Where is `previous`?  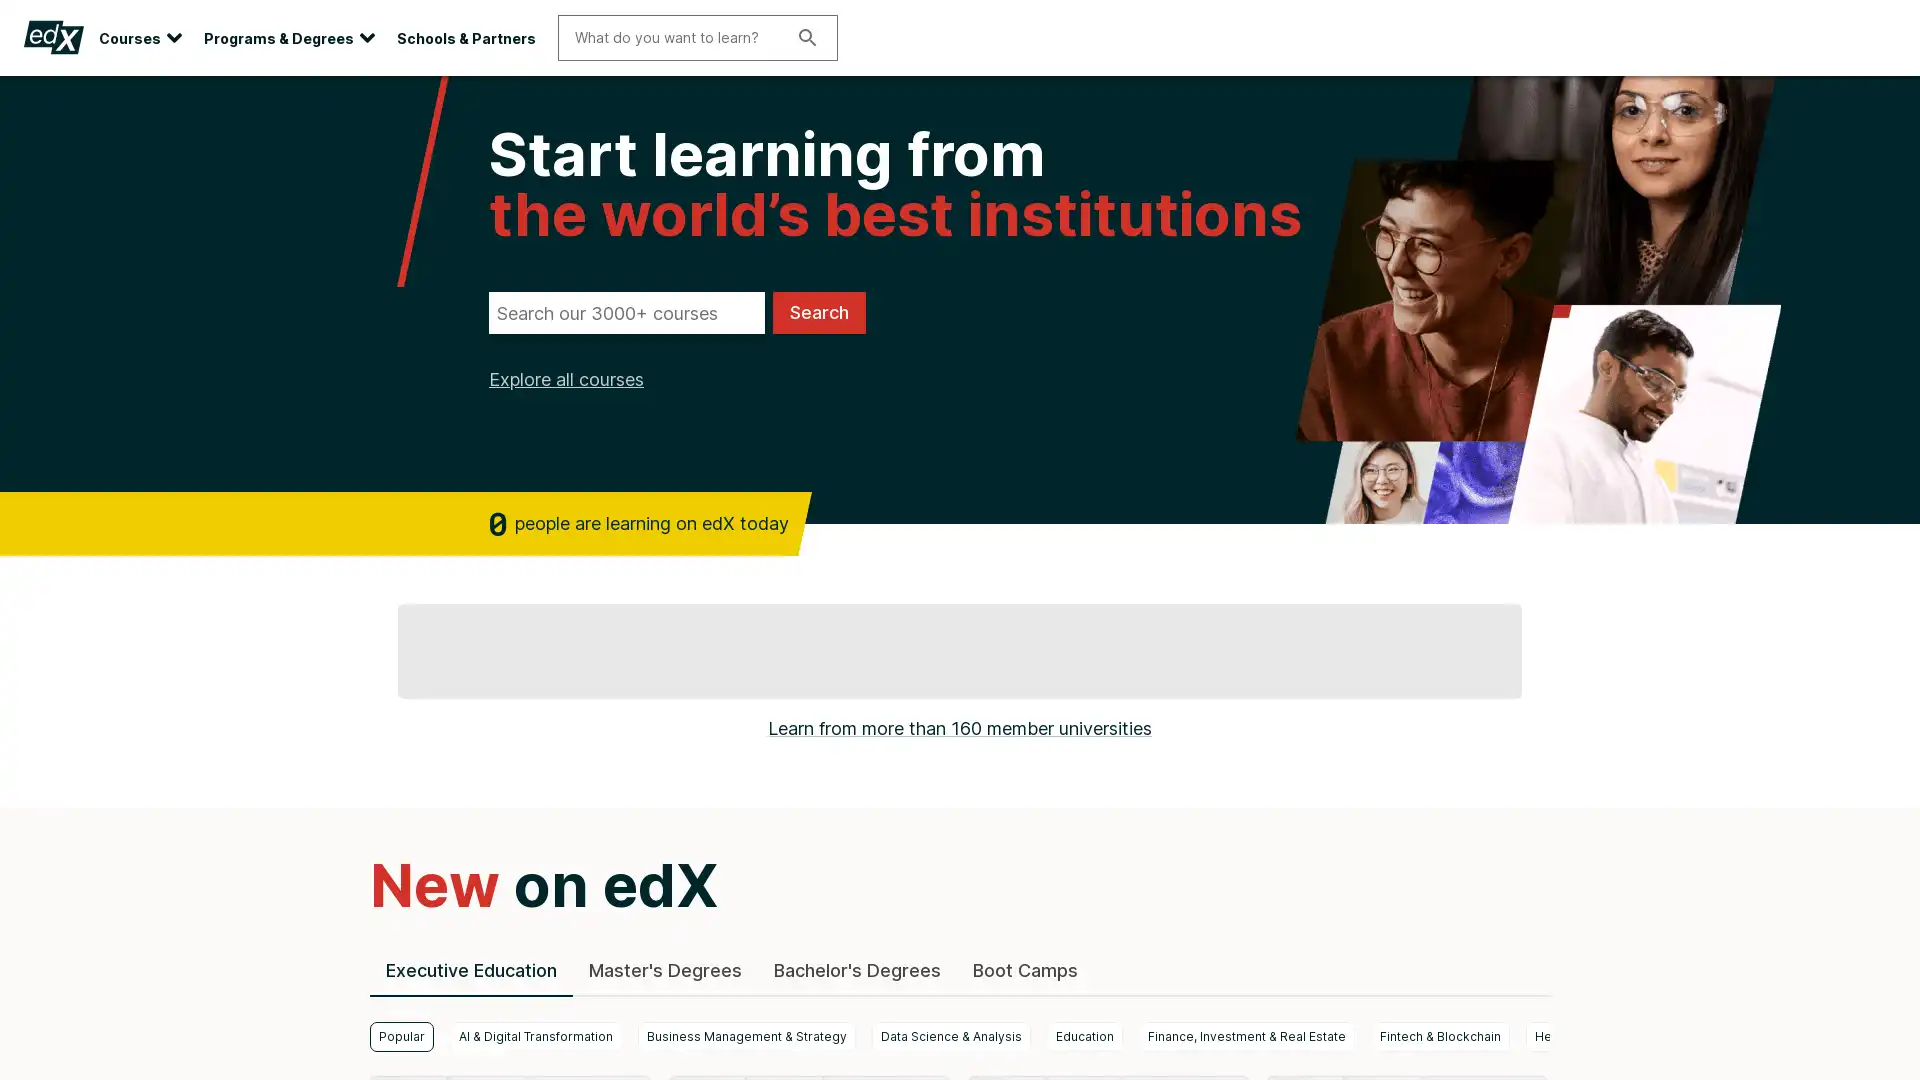
previous is located at coordinates (377, 682).